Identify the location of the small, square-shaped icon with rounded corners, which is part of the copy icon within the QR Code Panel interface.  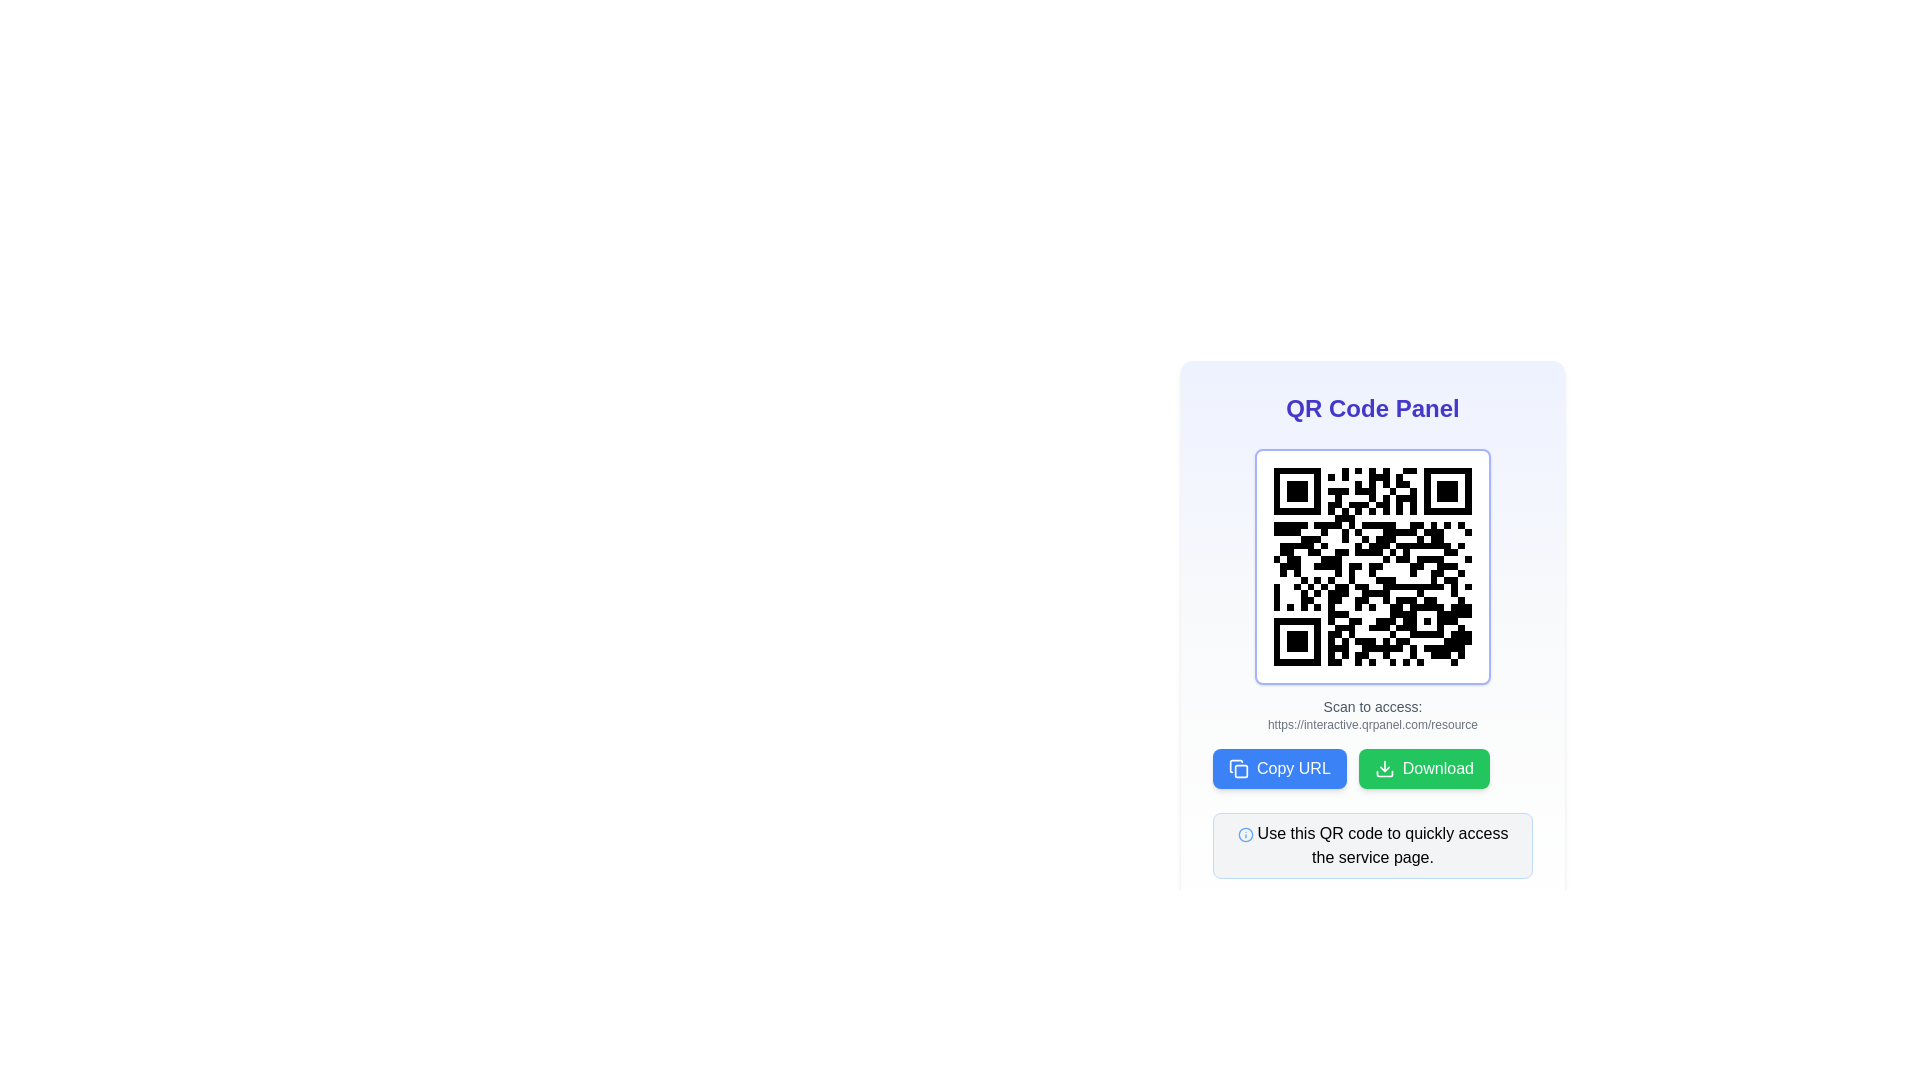
(1240, 770).